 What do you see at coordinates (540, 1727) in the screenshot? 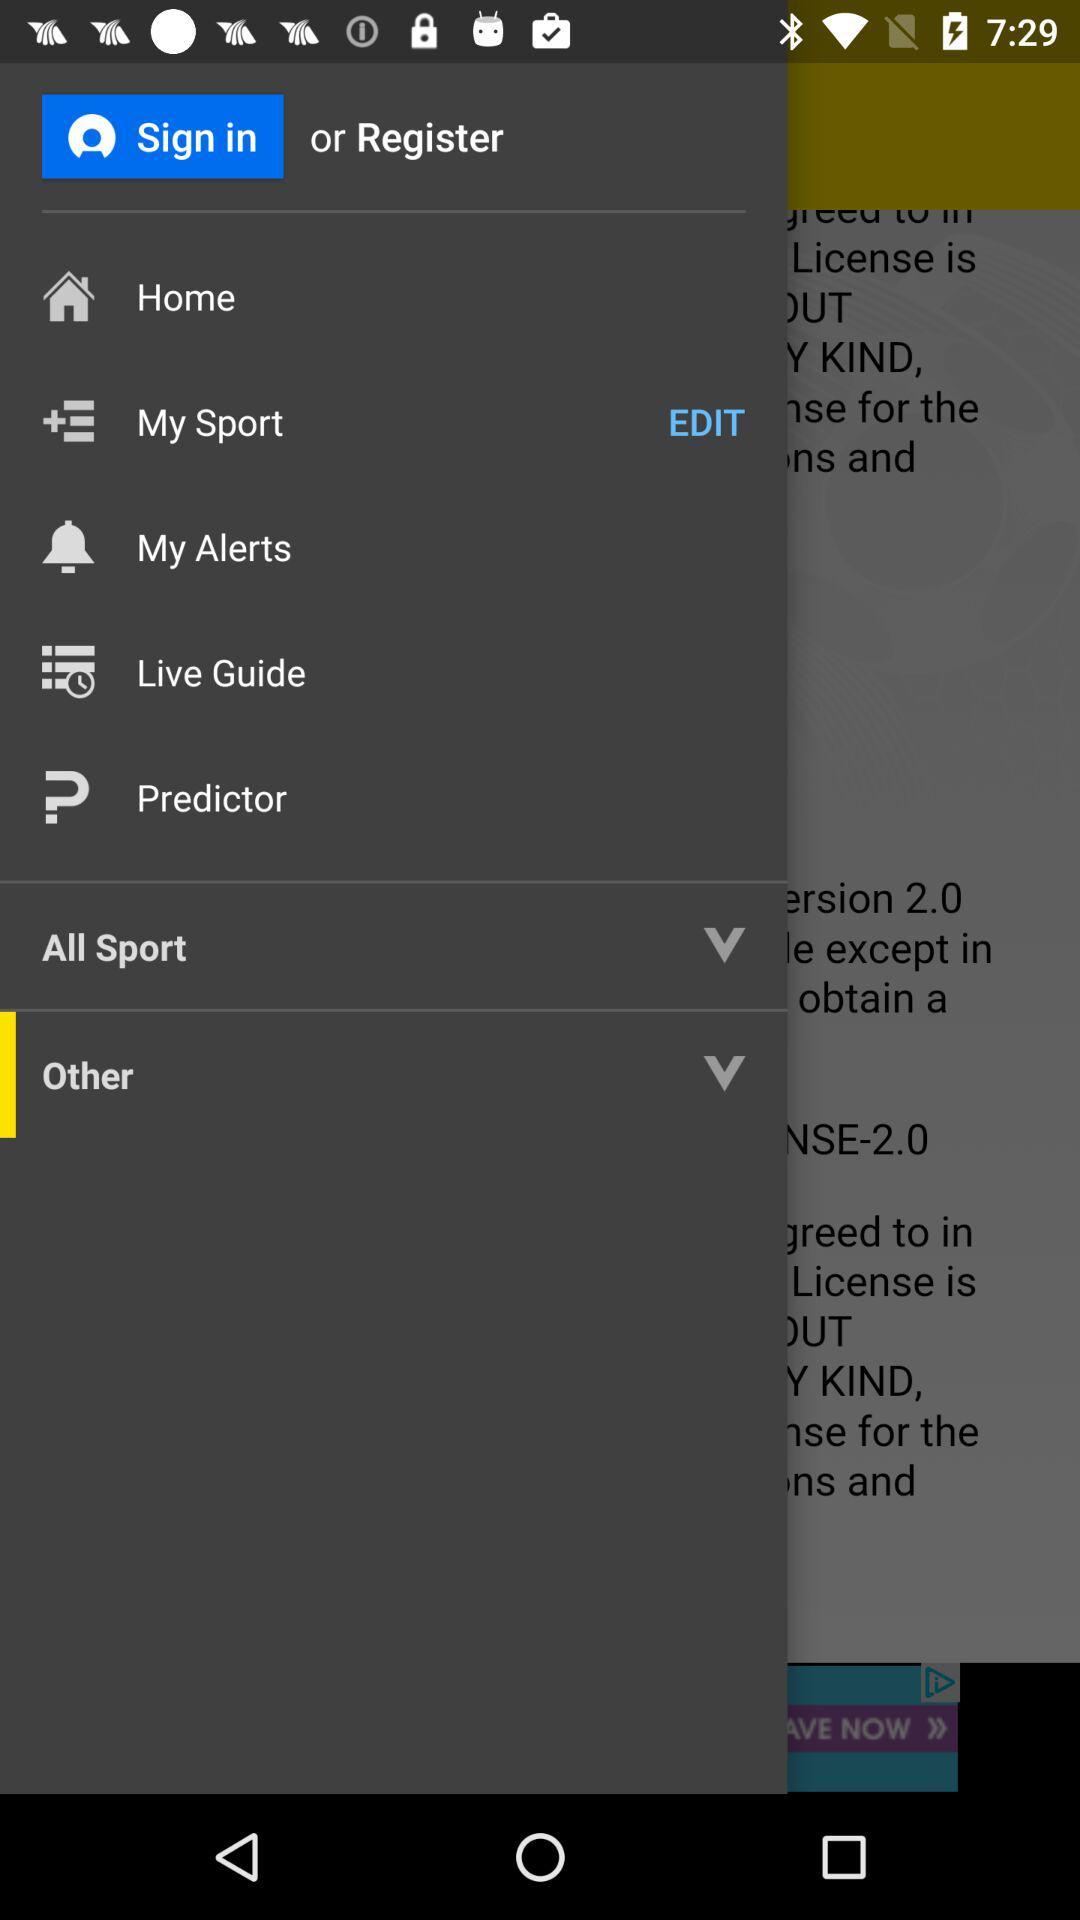
I see `advertisement 's webpage` at bounding box center [540, 1727].